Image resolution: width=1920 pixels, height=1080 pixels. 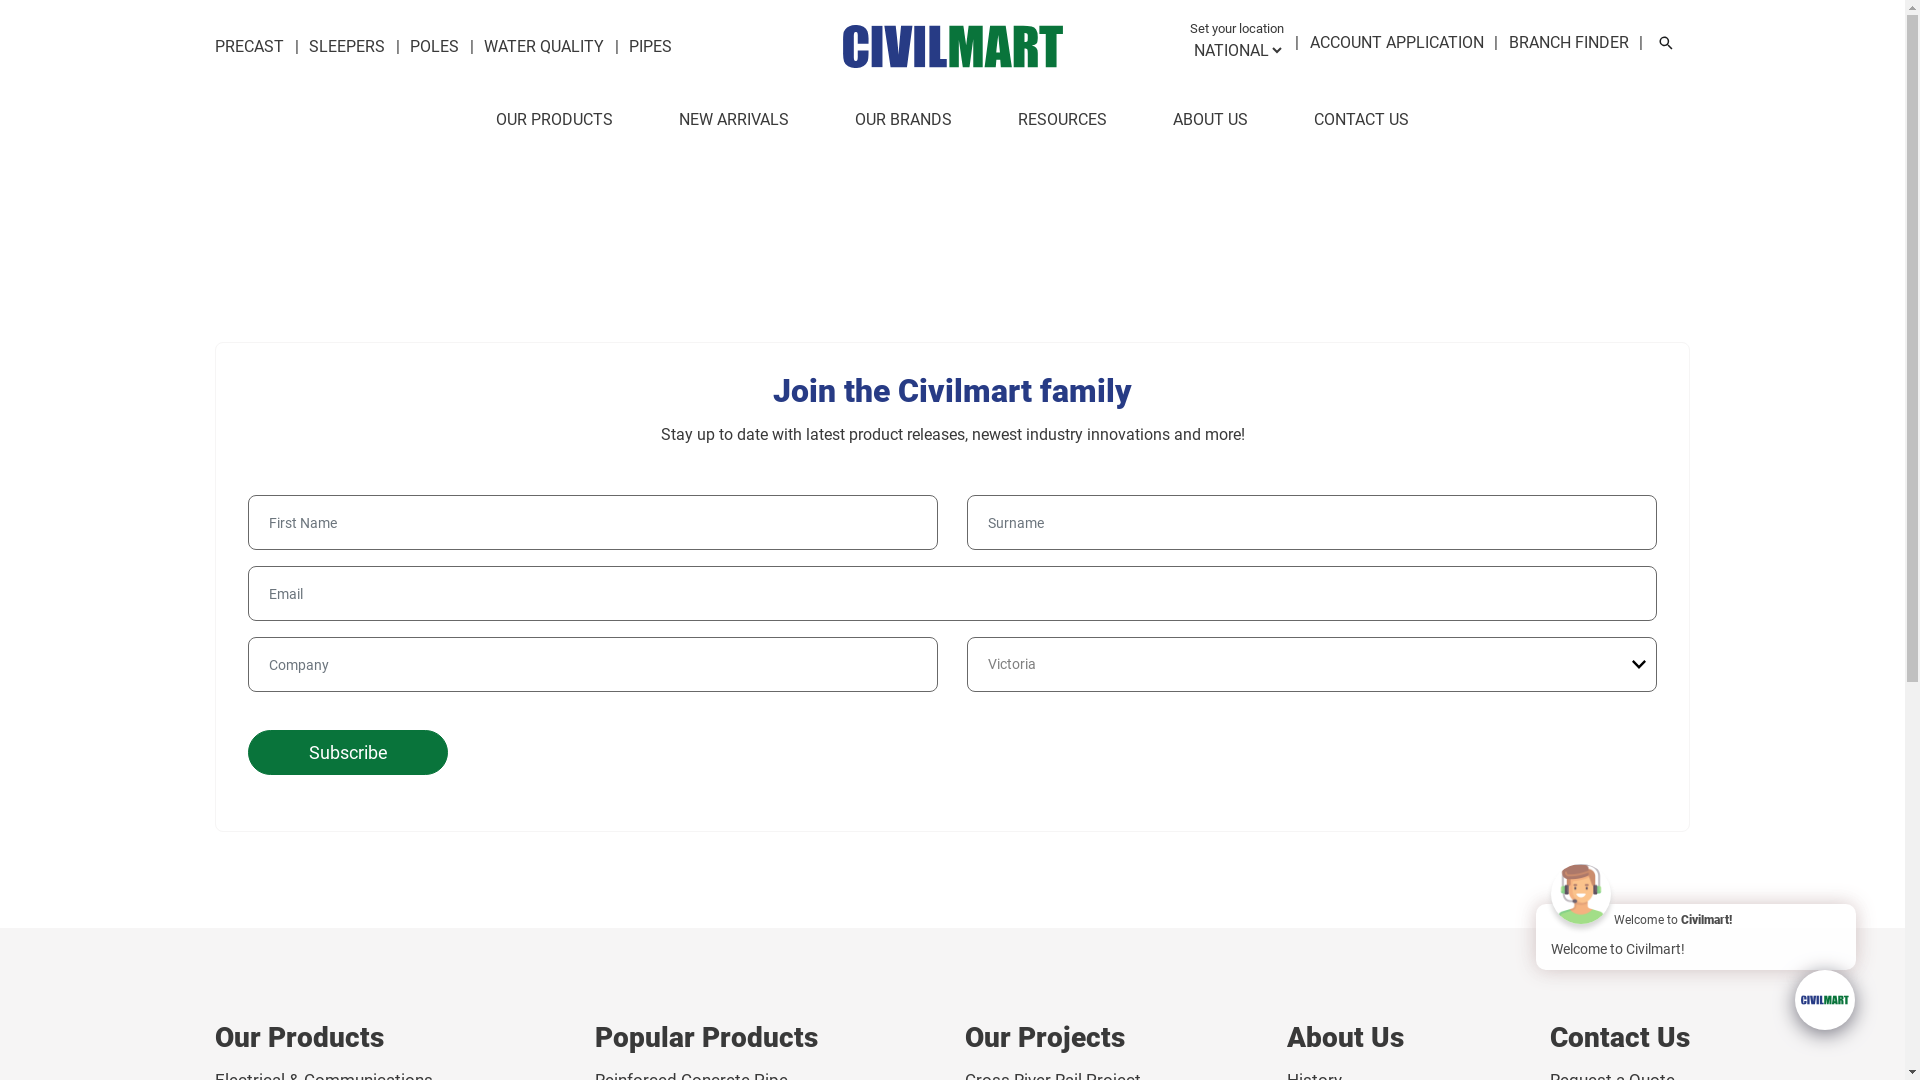 What do you see at coordinates (1061, 121) in the screenshot?
I see `'RESOURCES'` at bounding box center [1061, 121].